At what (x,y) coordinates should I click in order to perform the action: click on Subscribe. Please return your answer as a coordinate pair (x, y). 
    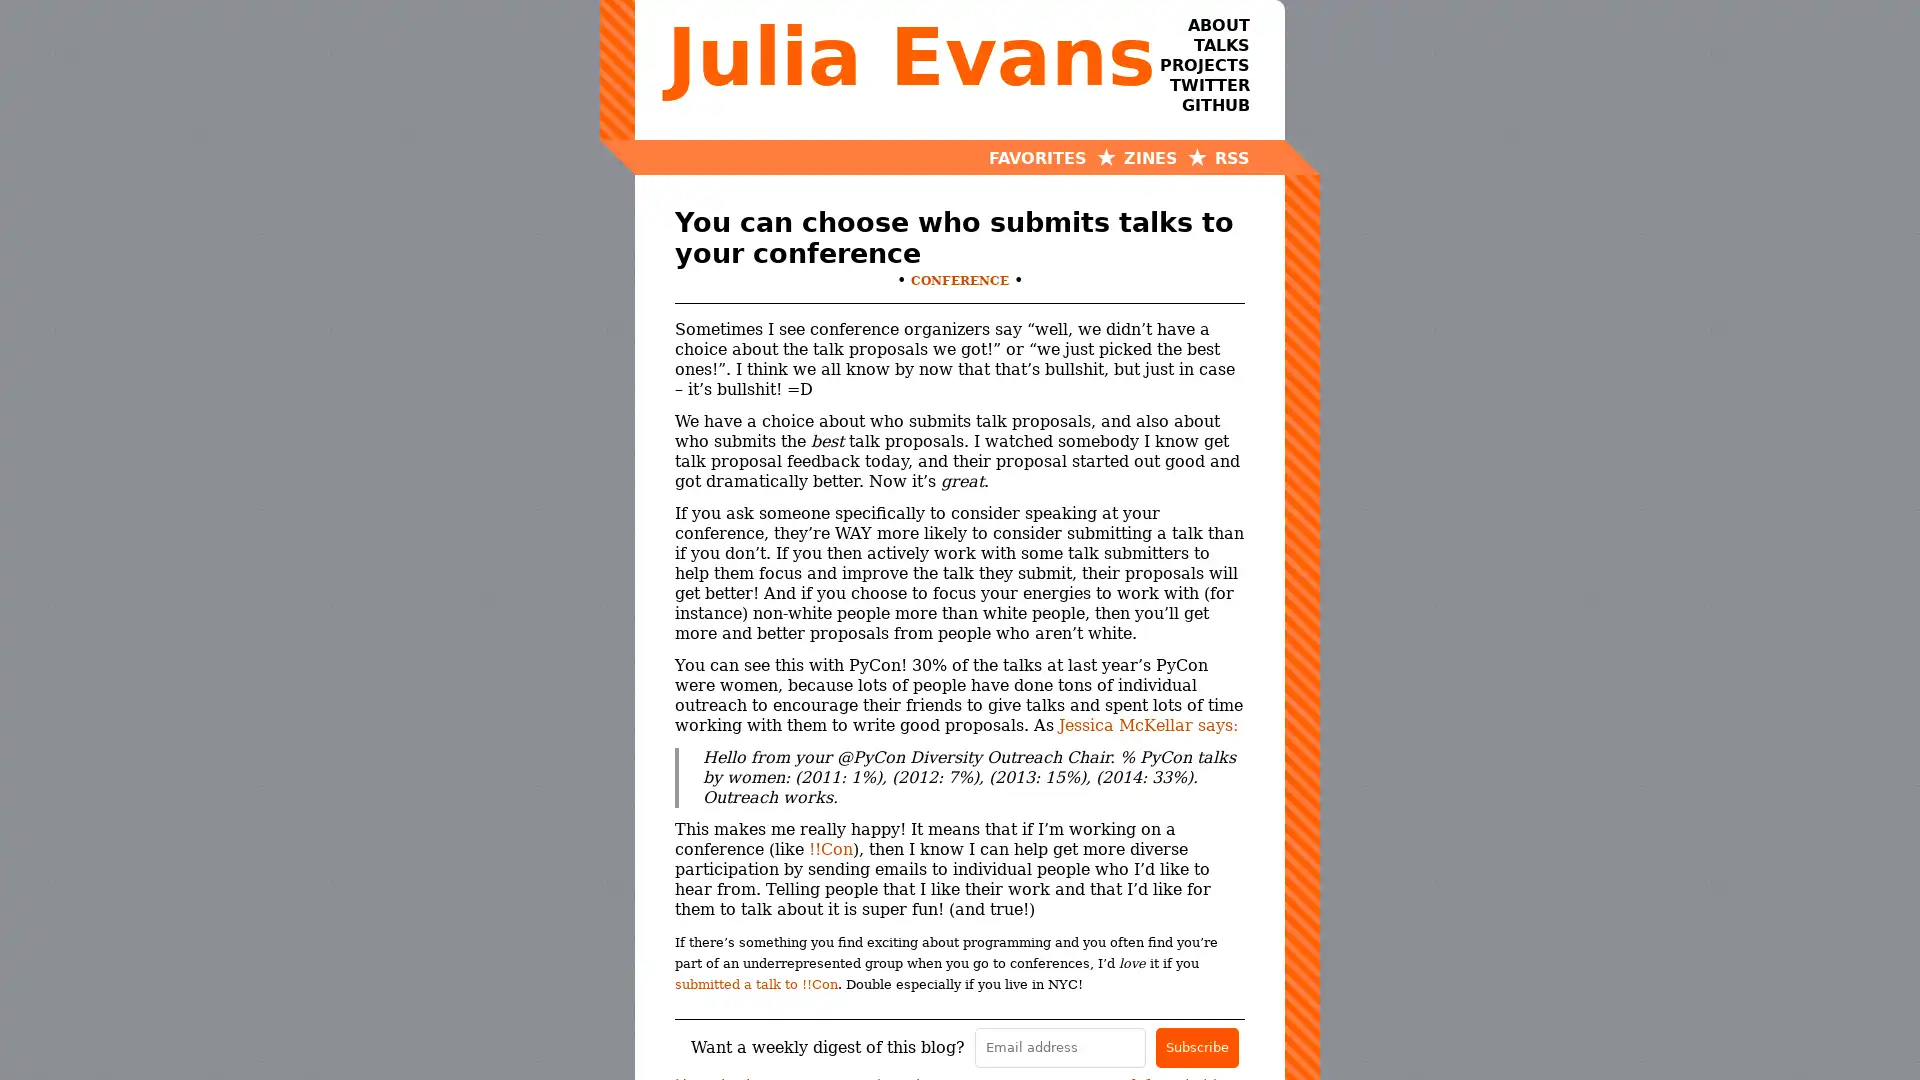
    Looking at the image, I should click on (1197, 1045).